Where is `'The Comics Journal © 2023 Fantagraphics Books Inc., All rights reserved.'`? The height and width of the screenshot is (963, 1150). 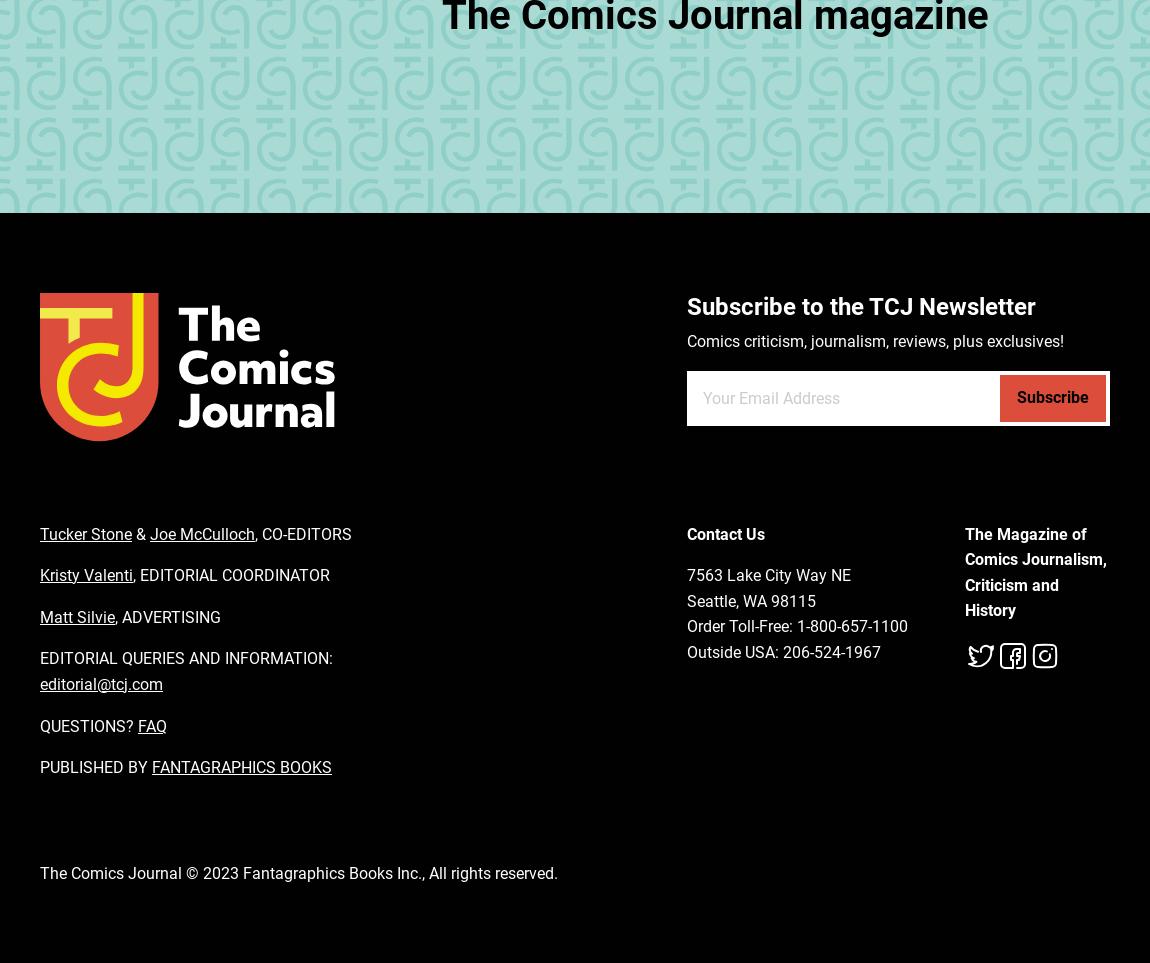 'The Comics Journal © 2023 Fantagraphics Books Inc., All rights reserved.' is located at coordinates (39, 872).